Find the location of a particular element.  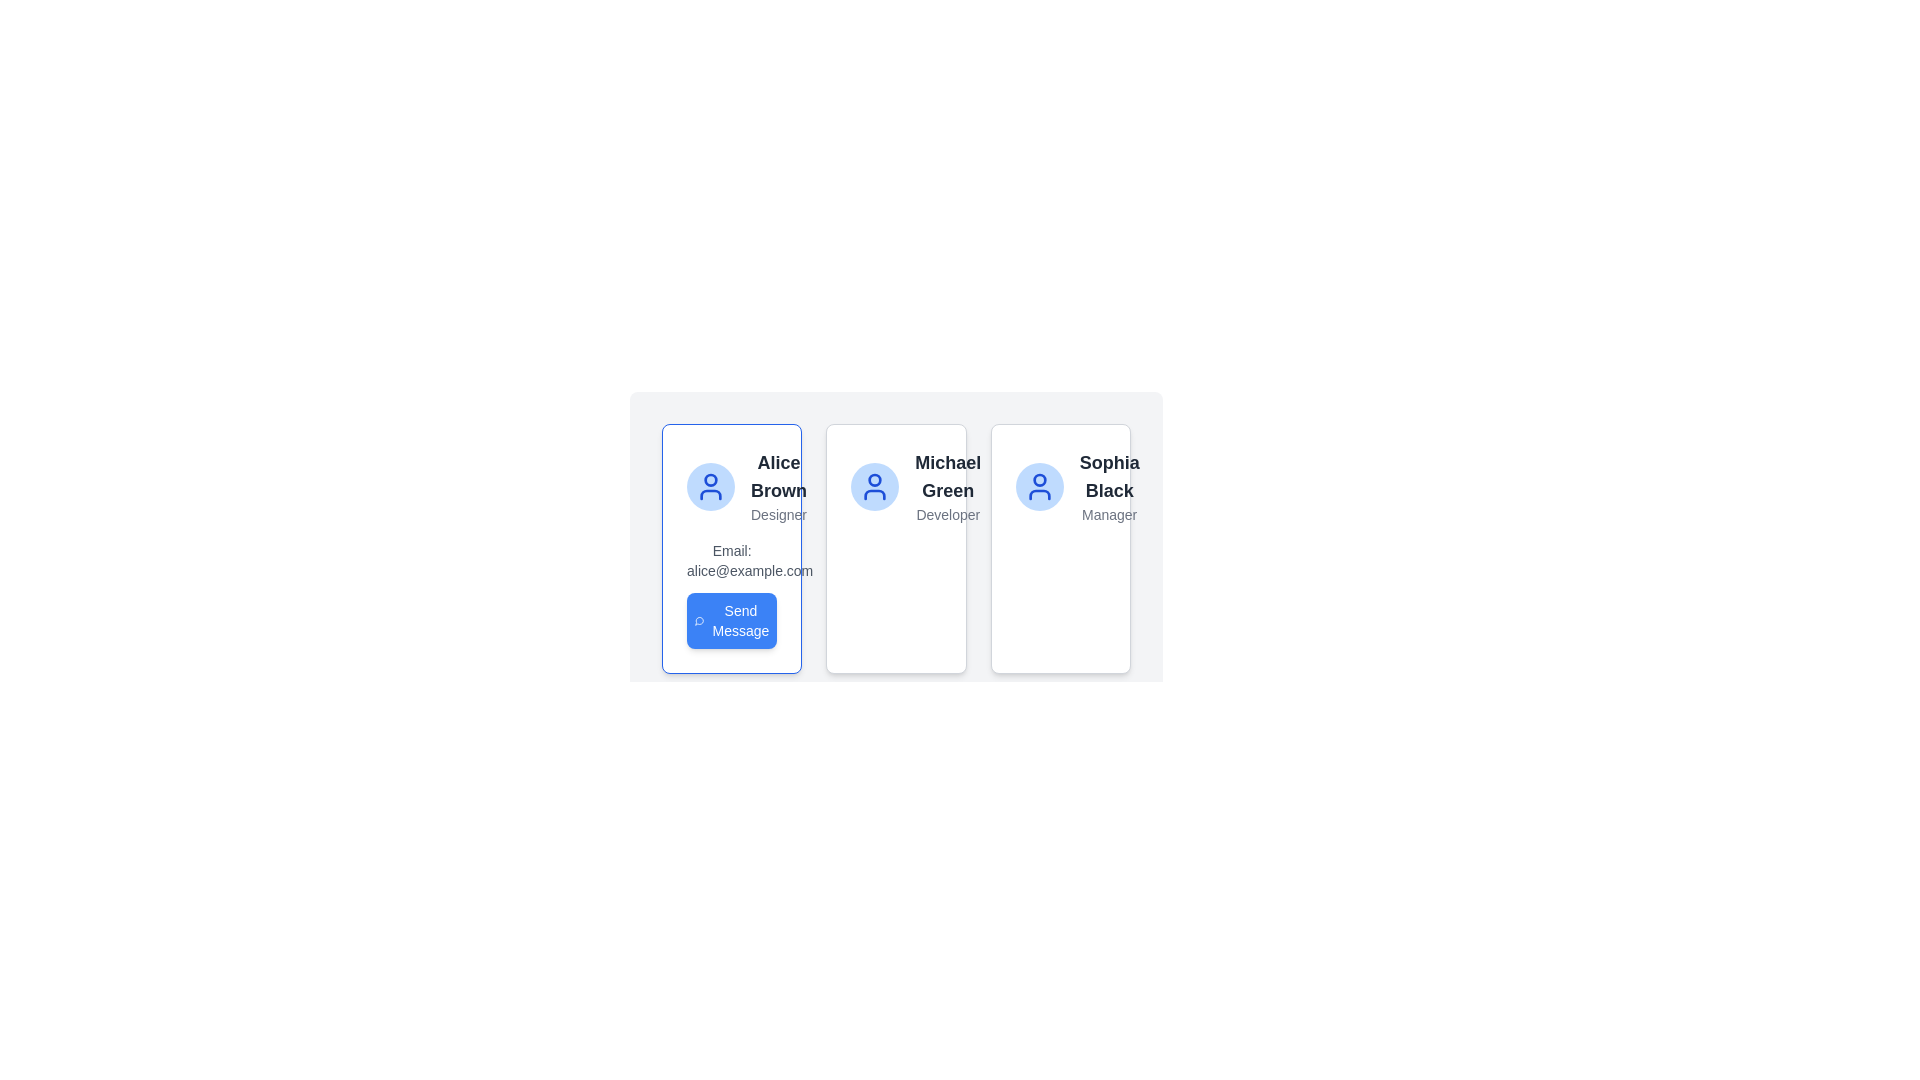

the profile card displaying 'Sophia Black' and 'Manager', located in the third card of the horizontal row is located at coordinates (1059, 486).